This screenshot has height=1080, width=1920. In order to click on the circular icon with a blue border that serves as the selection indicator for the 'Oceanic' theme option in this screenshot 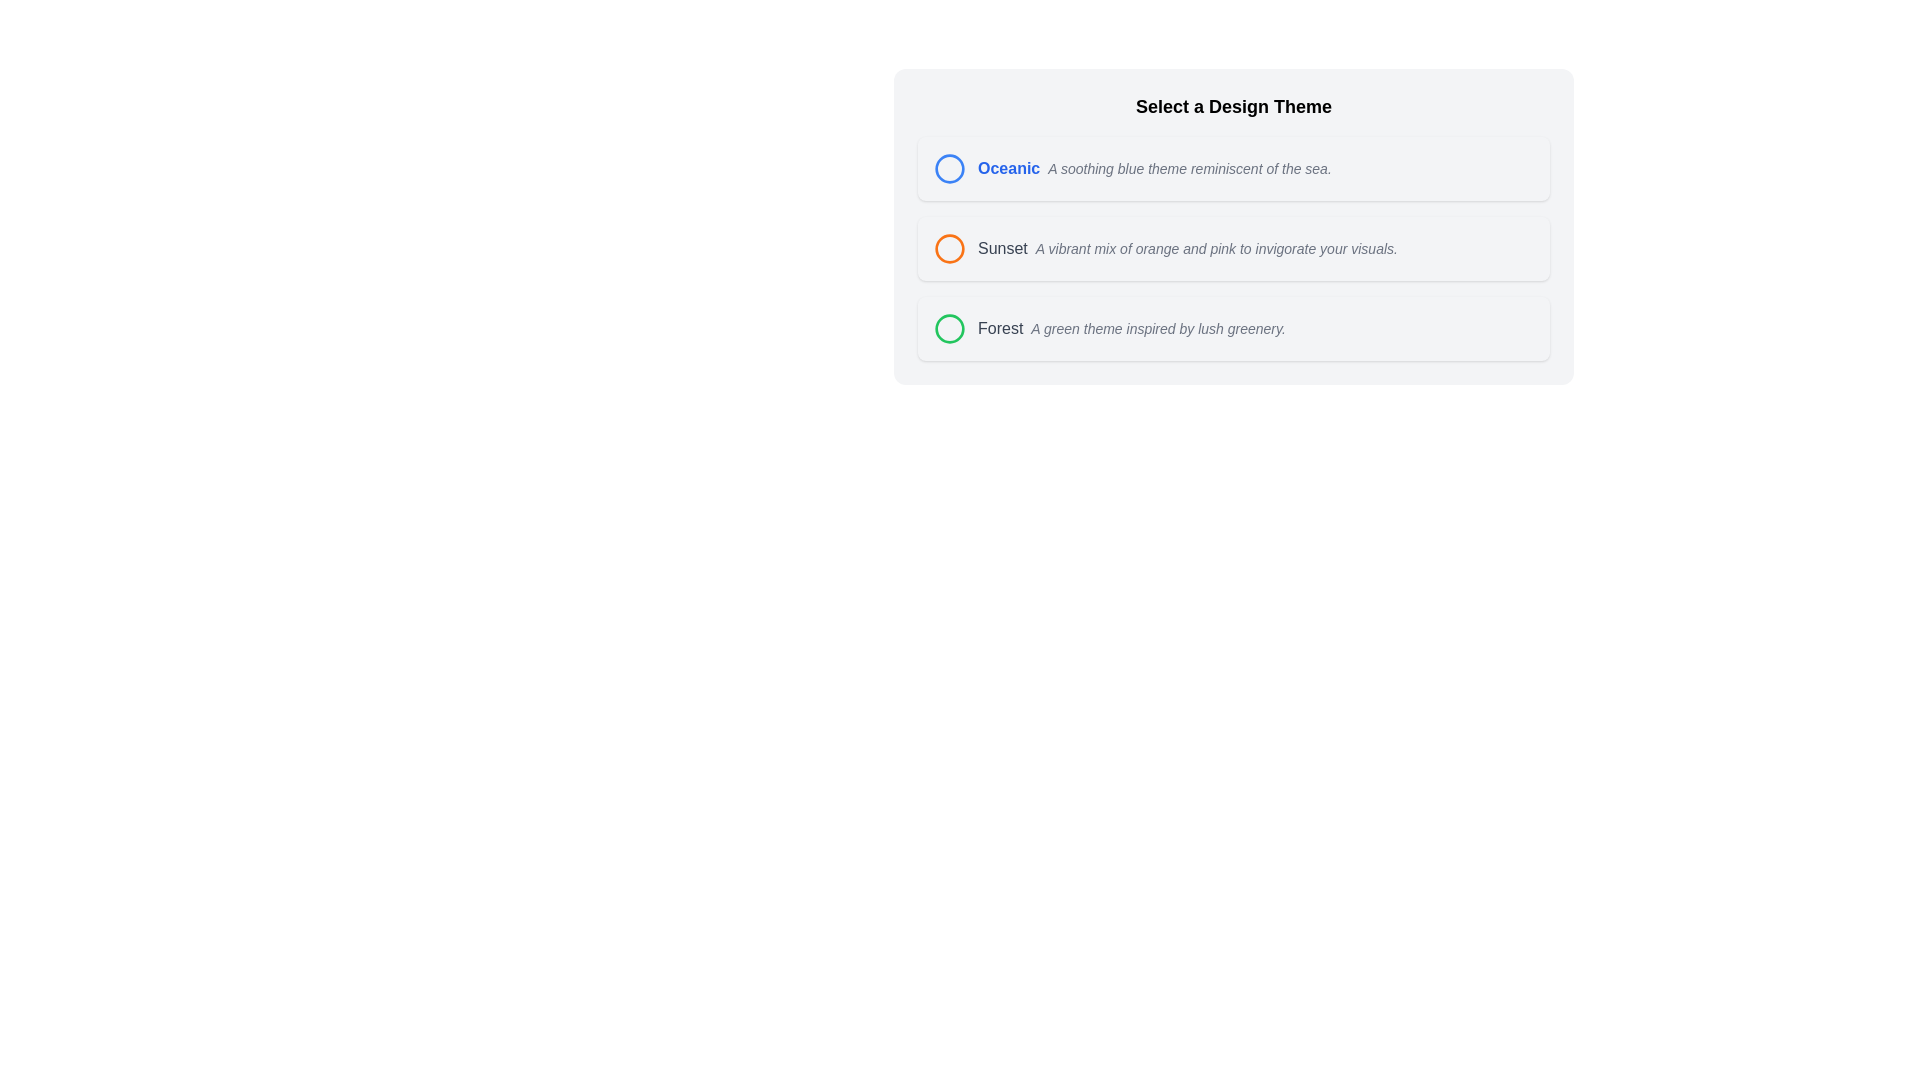, I will do `click(949, 168)`.